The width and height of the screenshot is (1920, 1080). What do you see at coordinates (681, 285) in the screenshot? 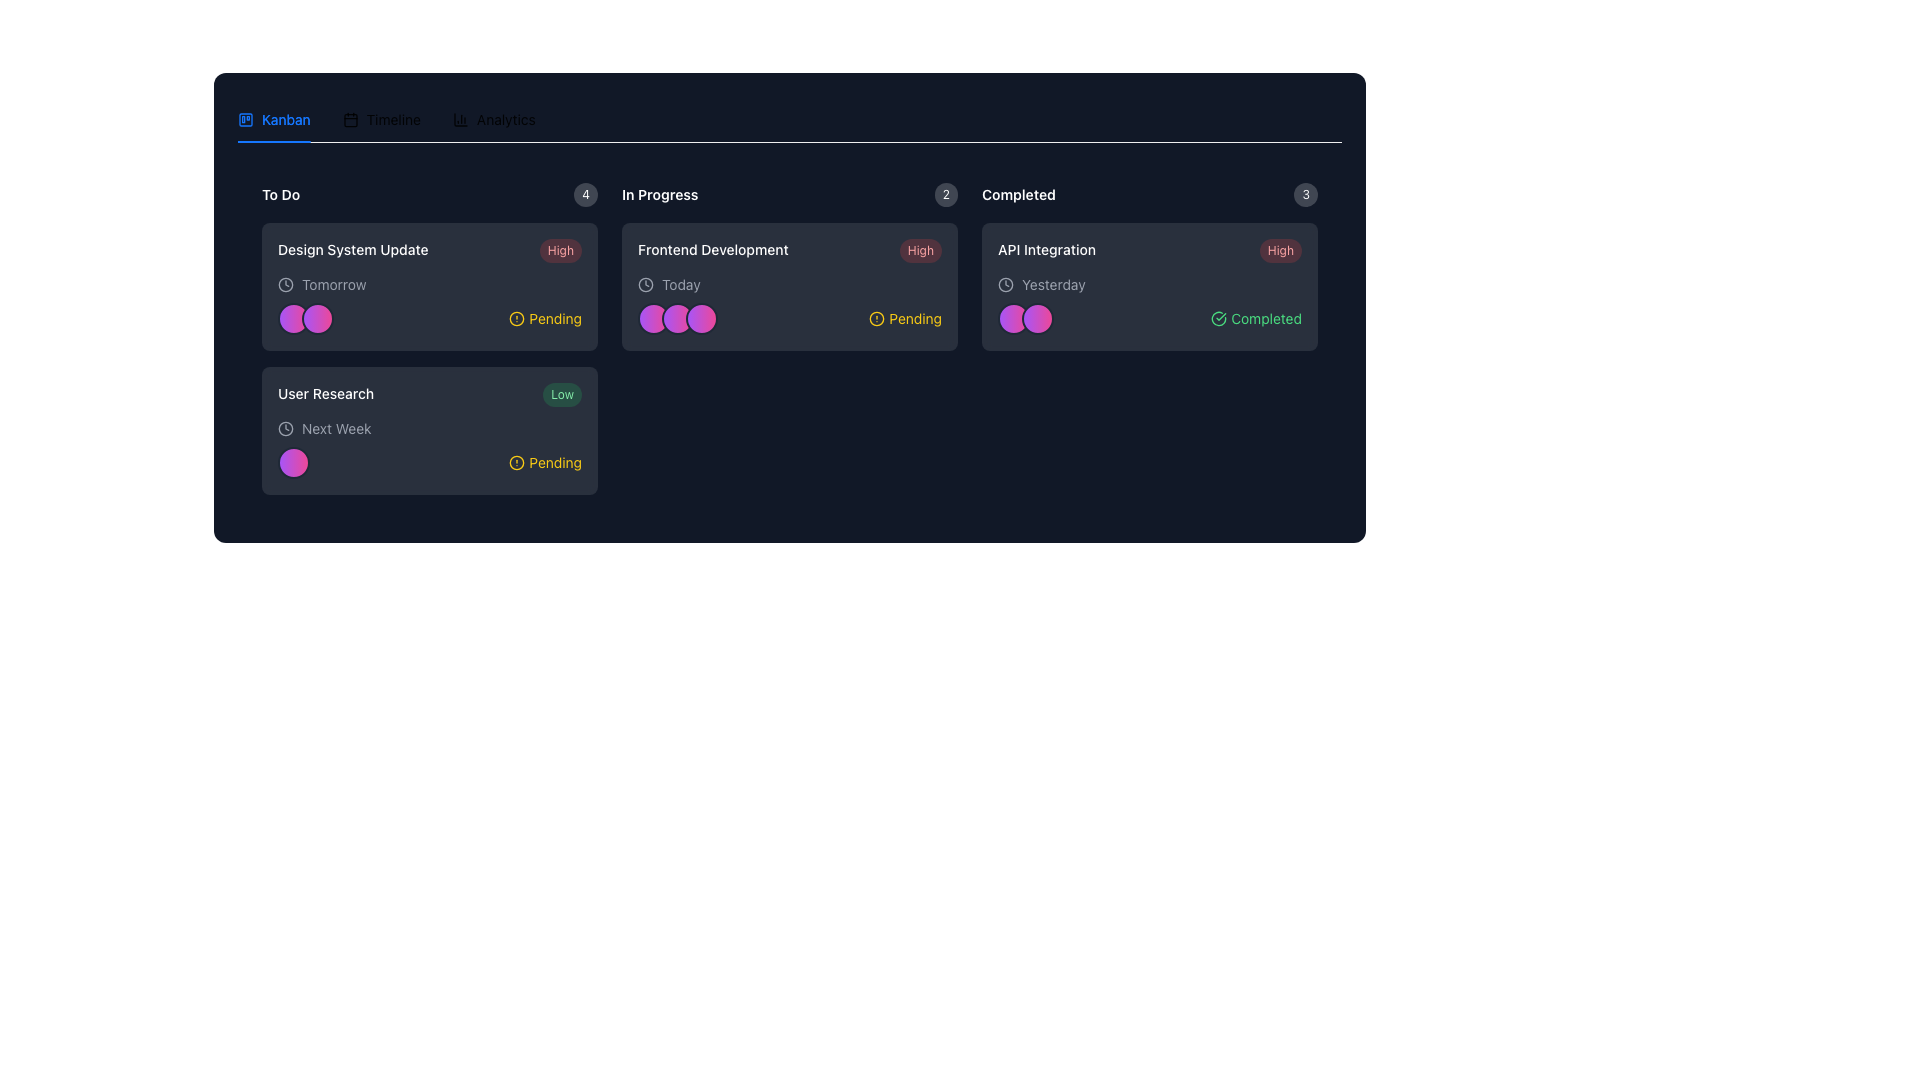
I see `the static text label indicating that the task is scheduled for today, located in the 'In Progress' column of the 'Frontend Development' card` at bounding box center [681, 285].